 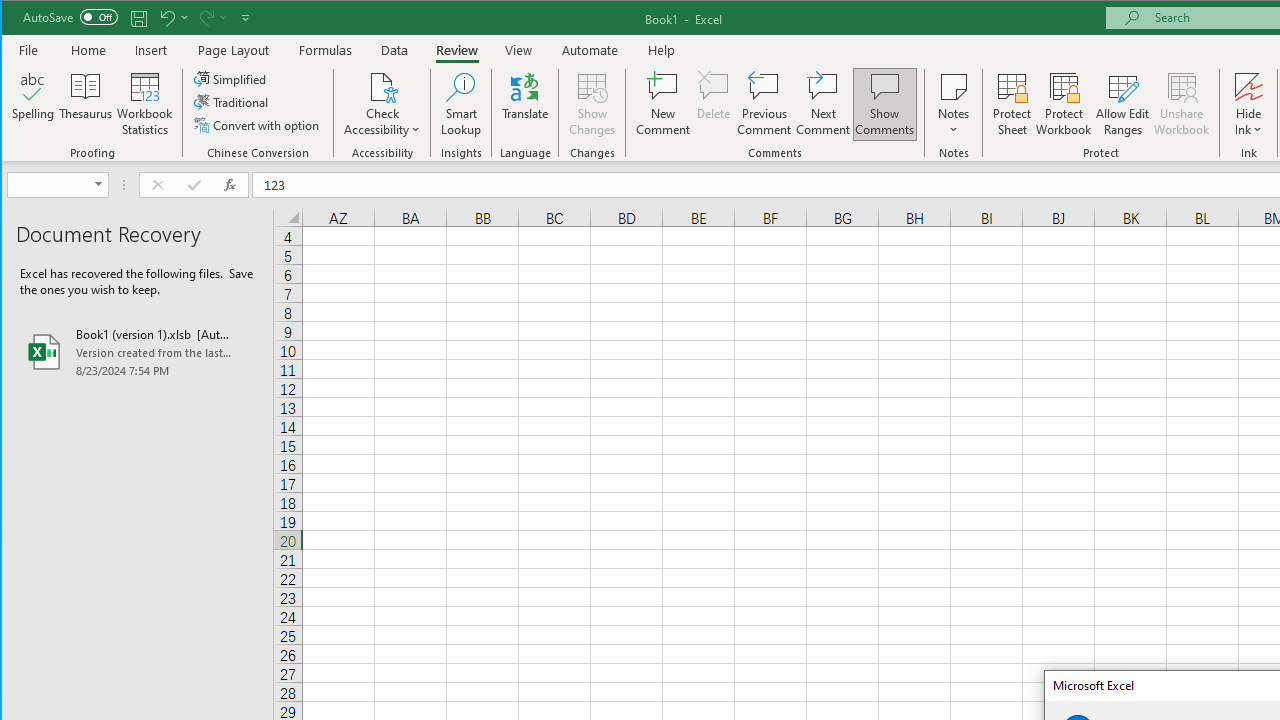 I want to click on 'Undo', so click(x=172, y=17).